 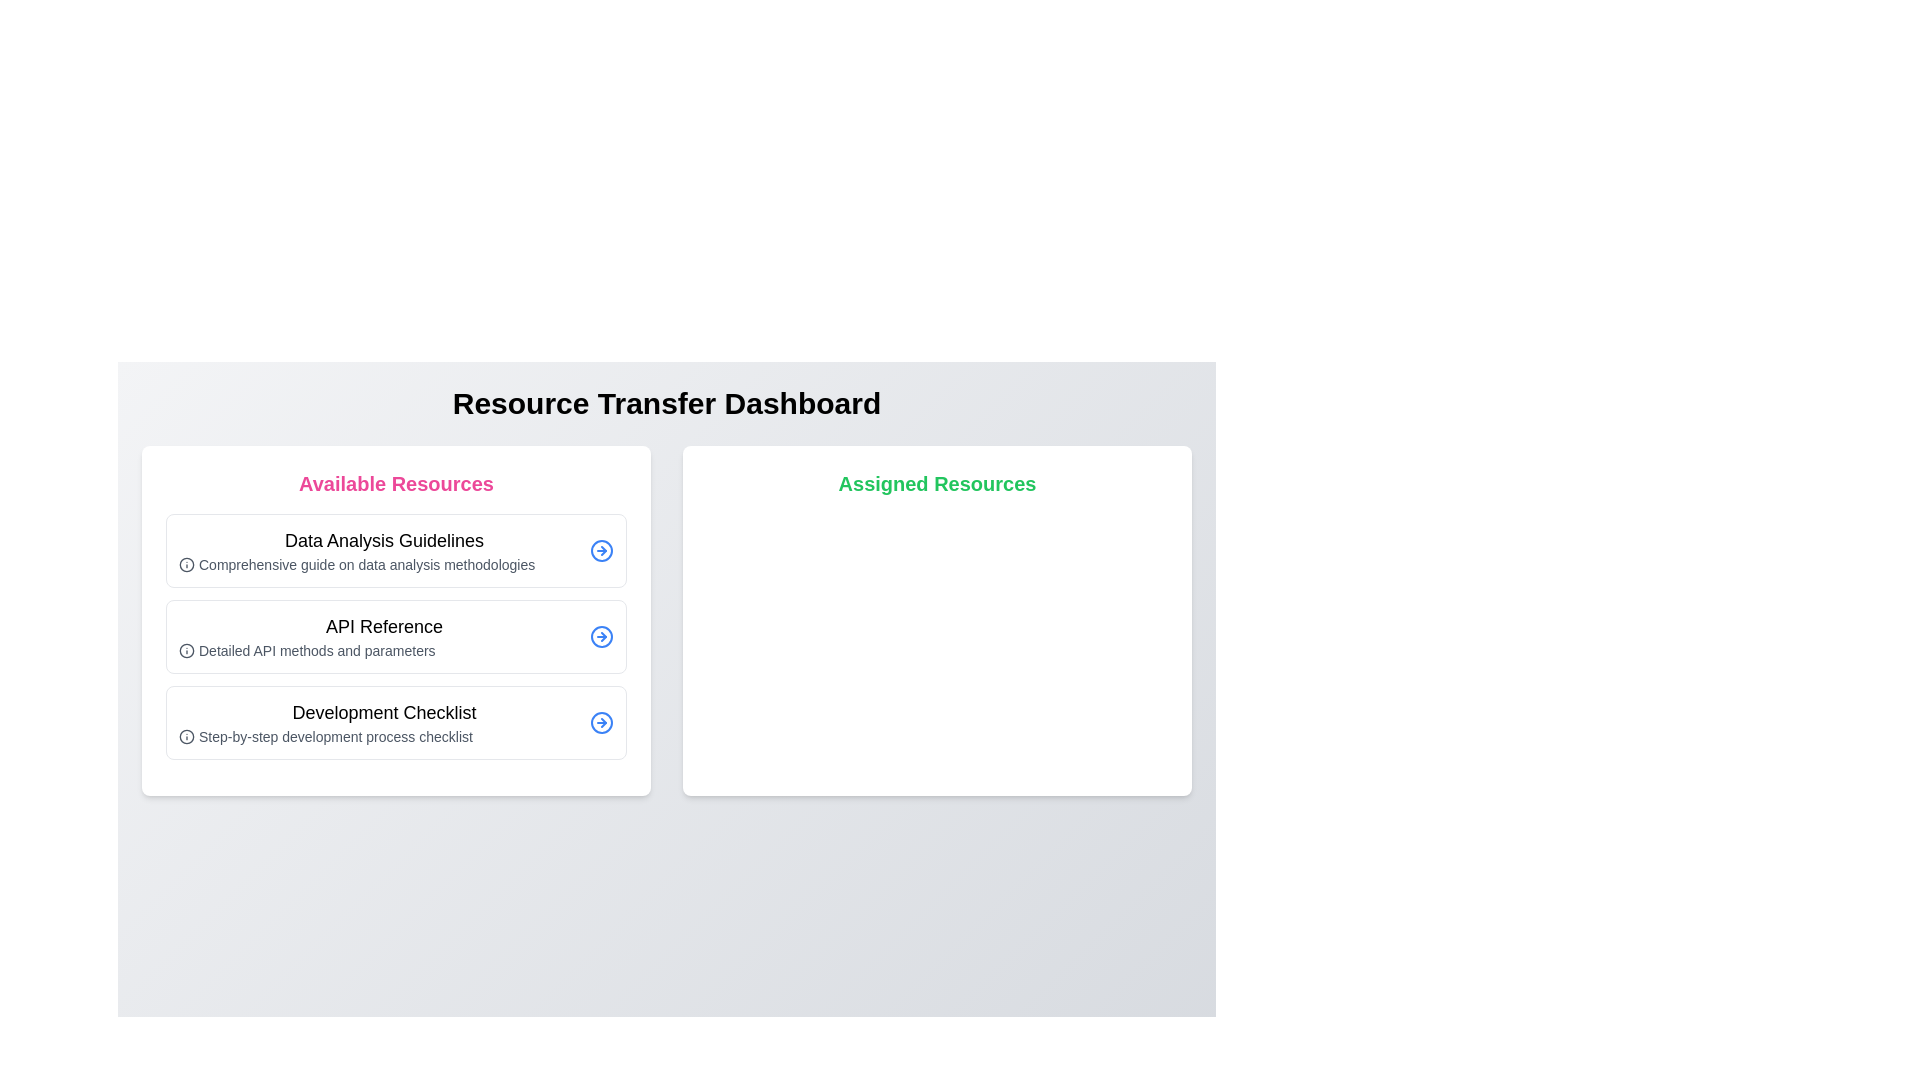 I want to click on the Information card located in the second box of the 'Available Resources' column of the Resource Transfer Dashboard, so click(x=384, y=636).